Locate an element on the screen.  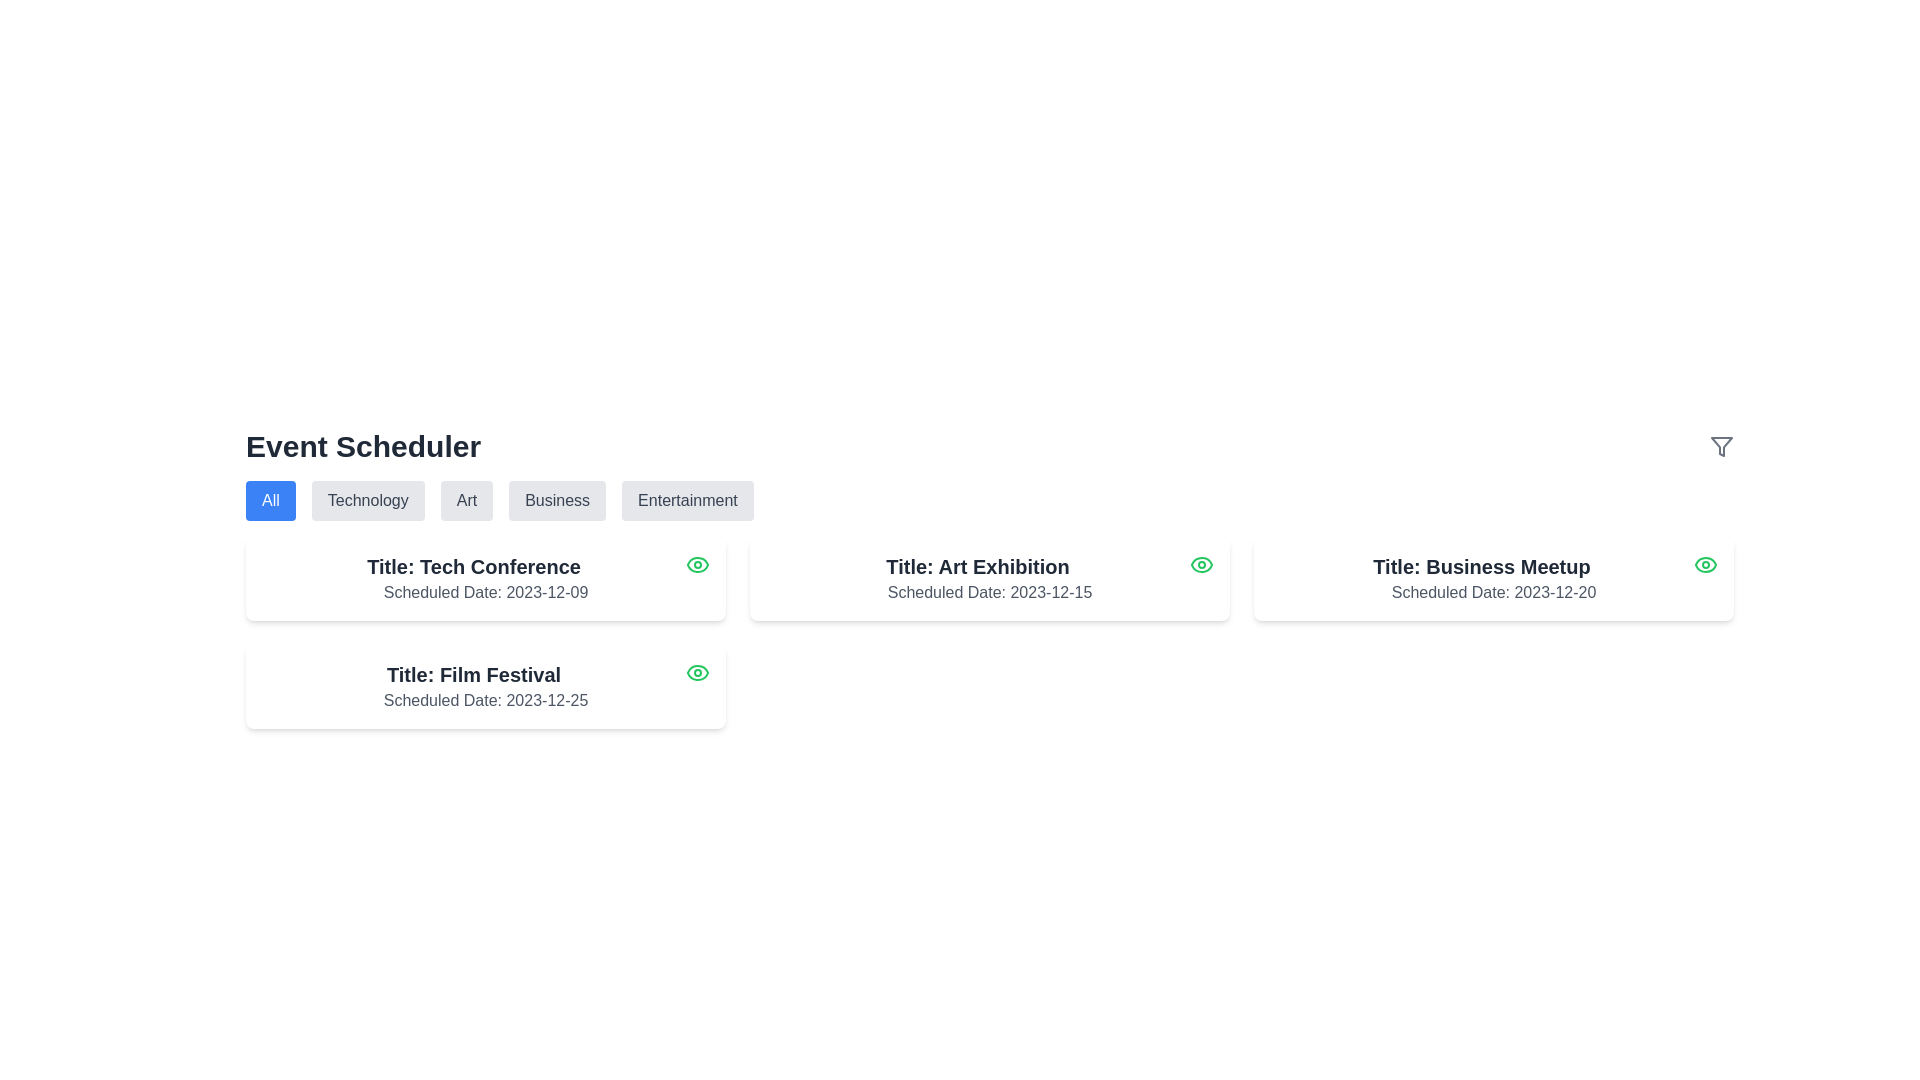
the green eye icon button located at the top-right corner of the 'Business Meetup' event card is located at coordinates (1704, 564).